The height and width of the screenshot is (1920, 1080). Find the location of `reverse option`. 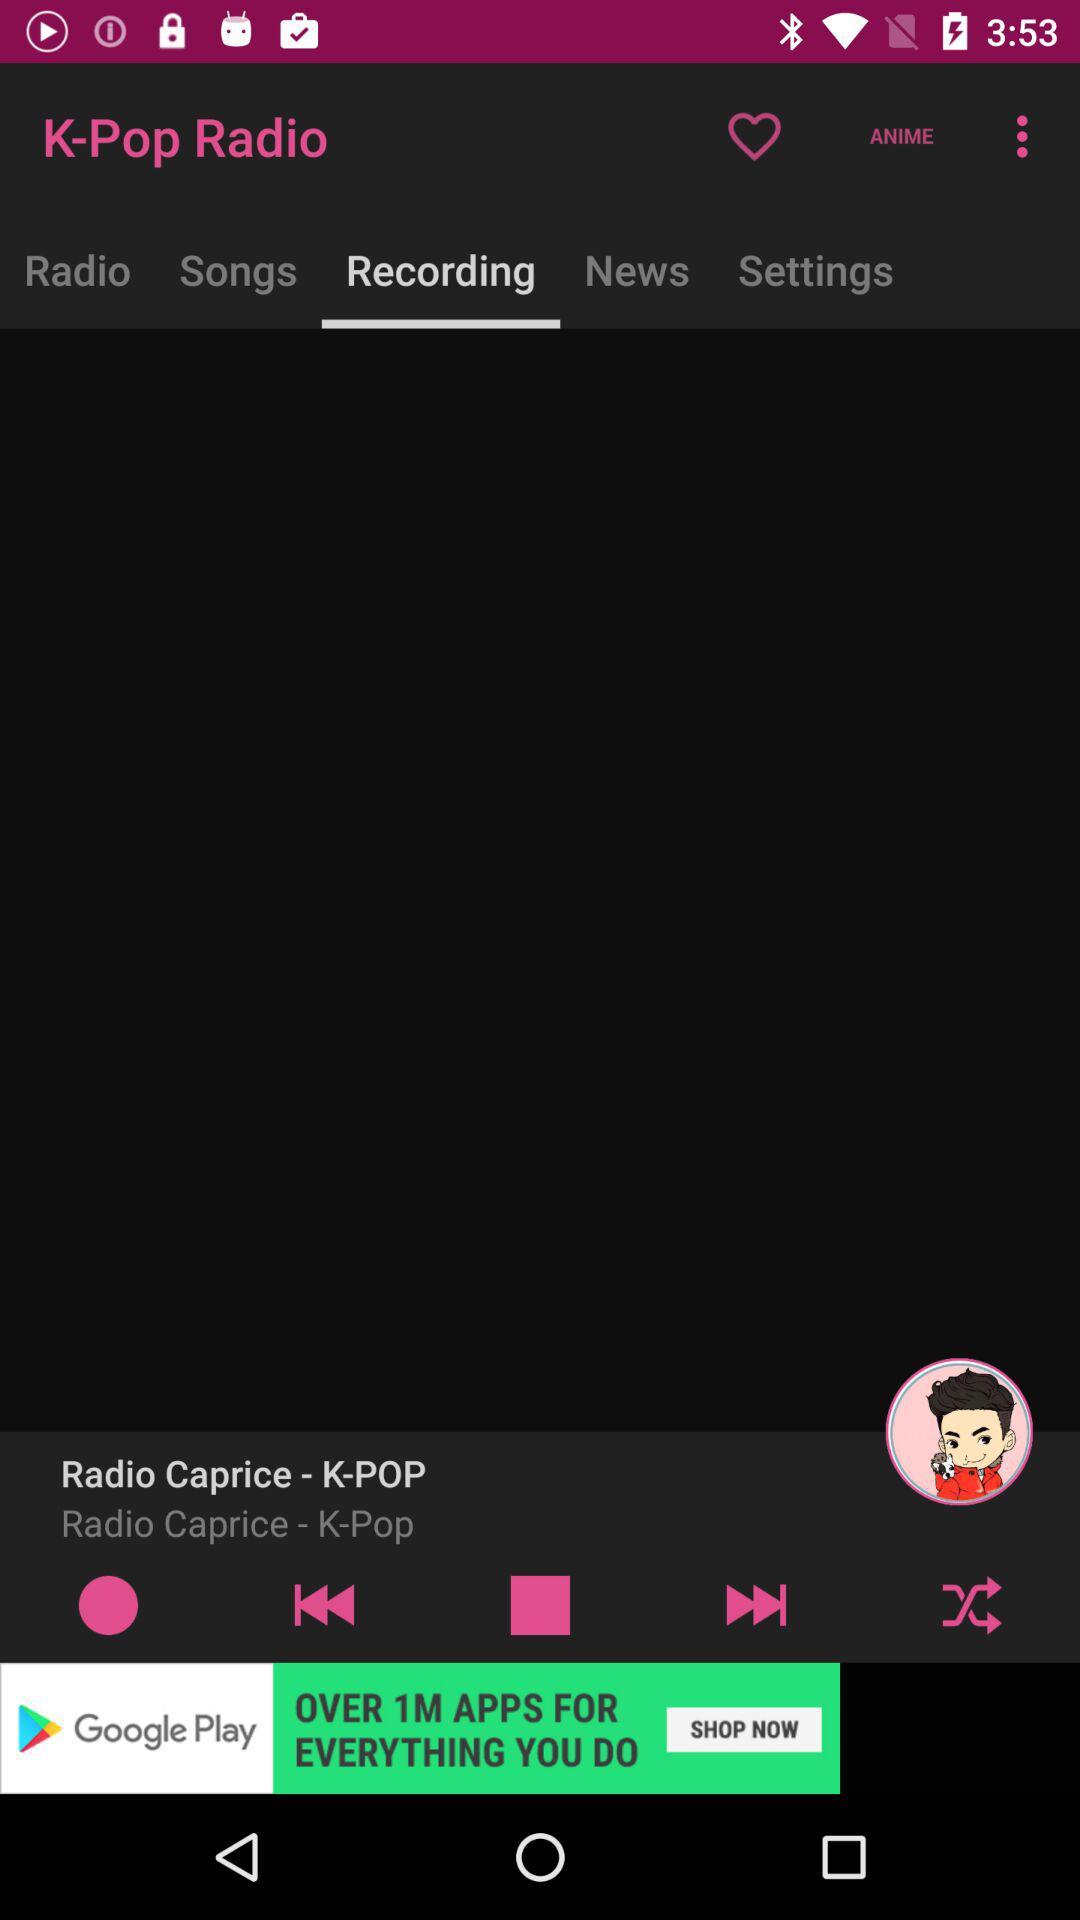

reverse option is located at coordinates (323, 1604).